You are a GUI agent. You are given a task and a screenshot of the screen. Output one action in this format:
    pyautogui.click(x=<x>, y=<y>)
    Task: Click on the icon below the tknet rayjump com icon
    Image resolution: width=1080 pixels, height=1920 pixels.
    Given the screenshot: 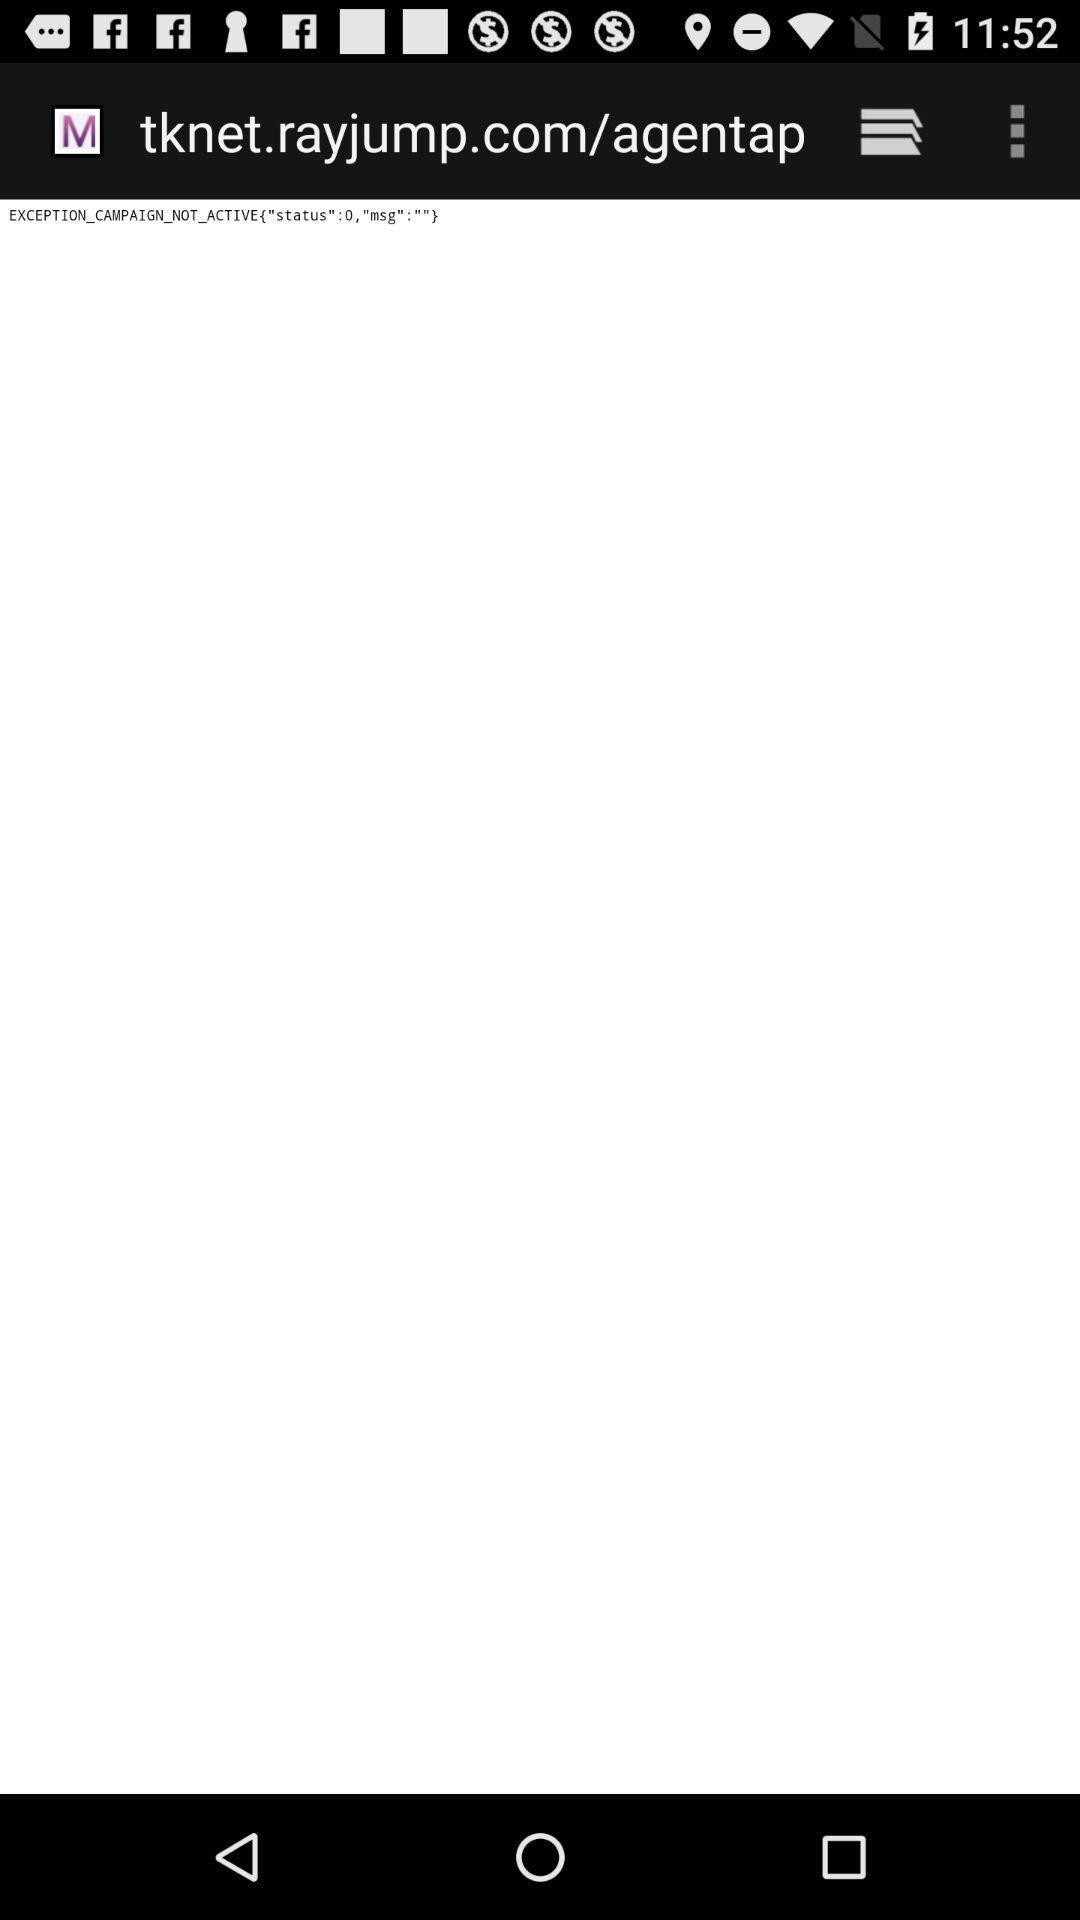 What is the action you would take?
    pyautogui.click(x=540, y=996)
    